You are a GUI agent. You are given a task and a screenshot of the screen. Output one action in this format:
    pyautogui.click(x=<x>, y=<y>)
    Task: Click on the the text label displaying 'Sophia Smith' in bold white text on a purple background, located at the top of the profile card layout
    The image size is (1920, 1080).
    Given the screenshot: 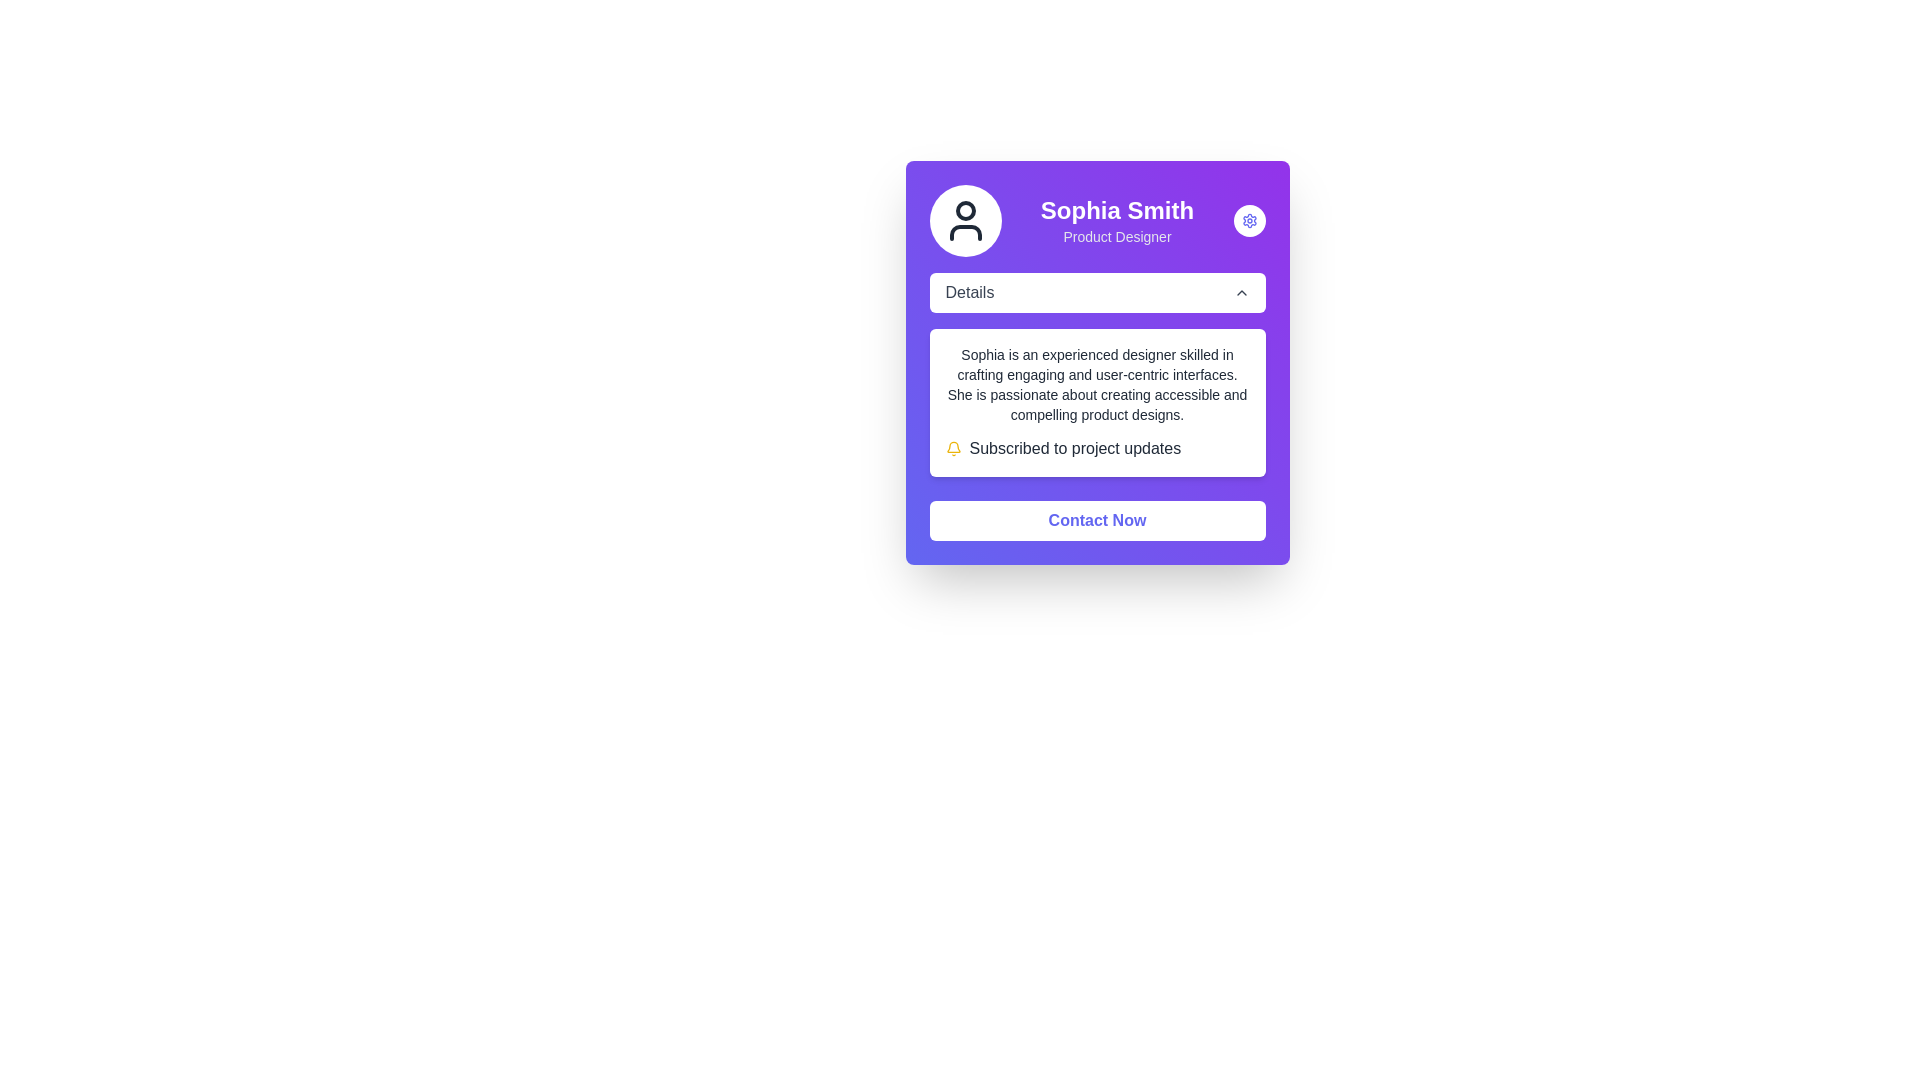 What is the action you would take?
    pyautogui.click(x=1116, y=211)
    